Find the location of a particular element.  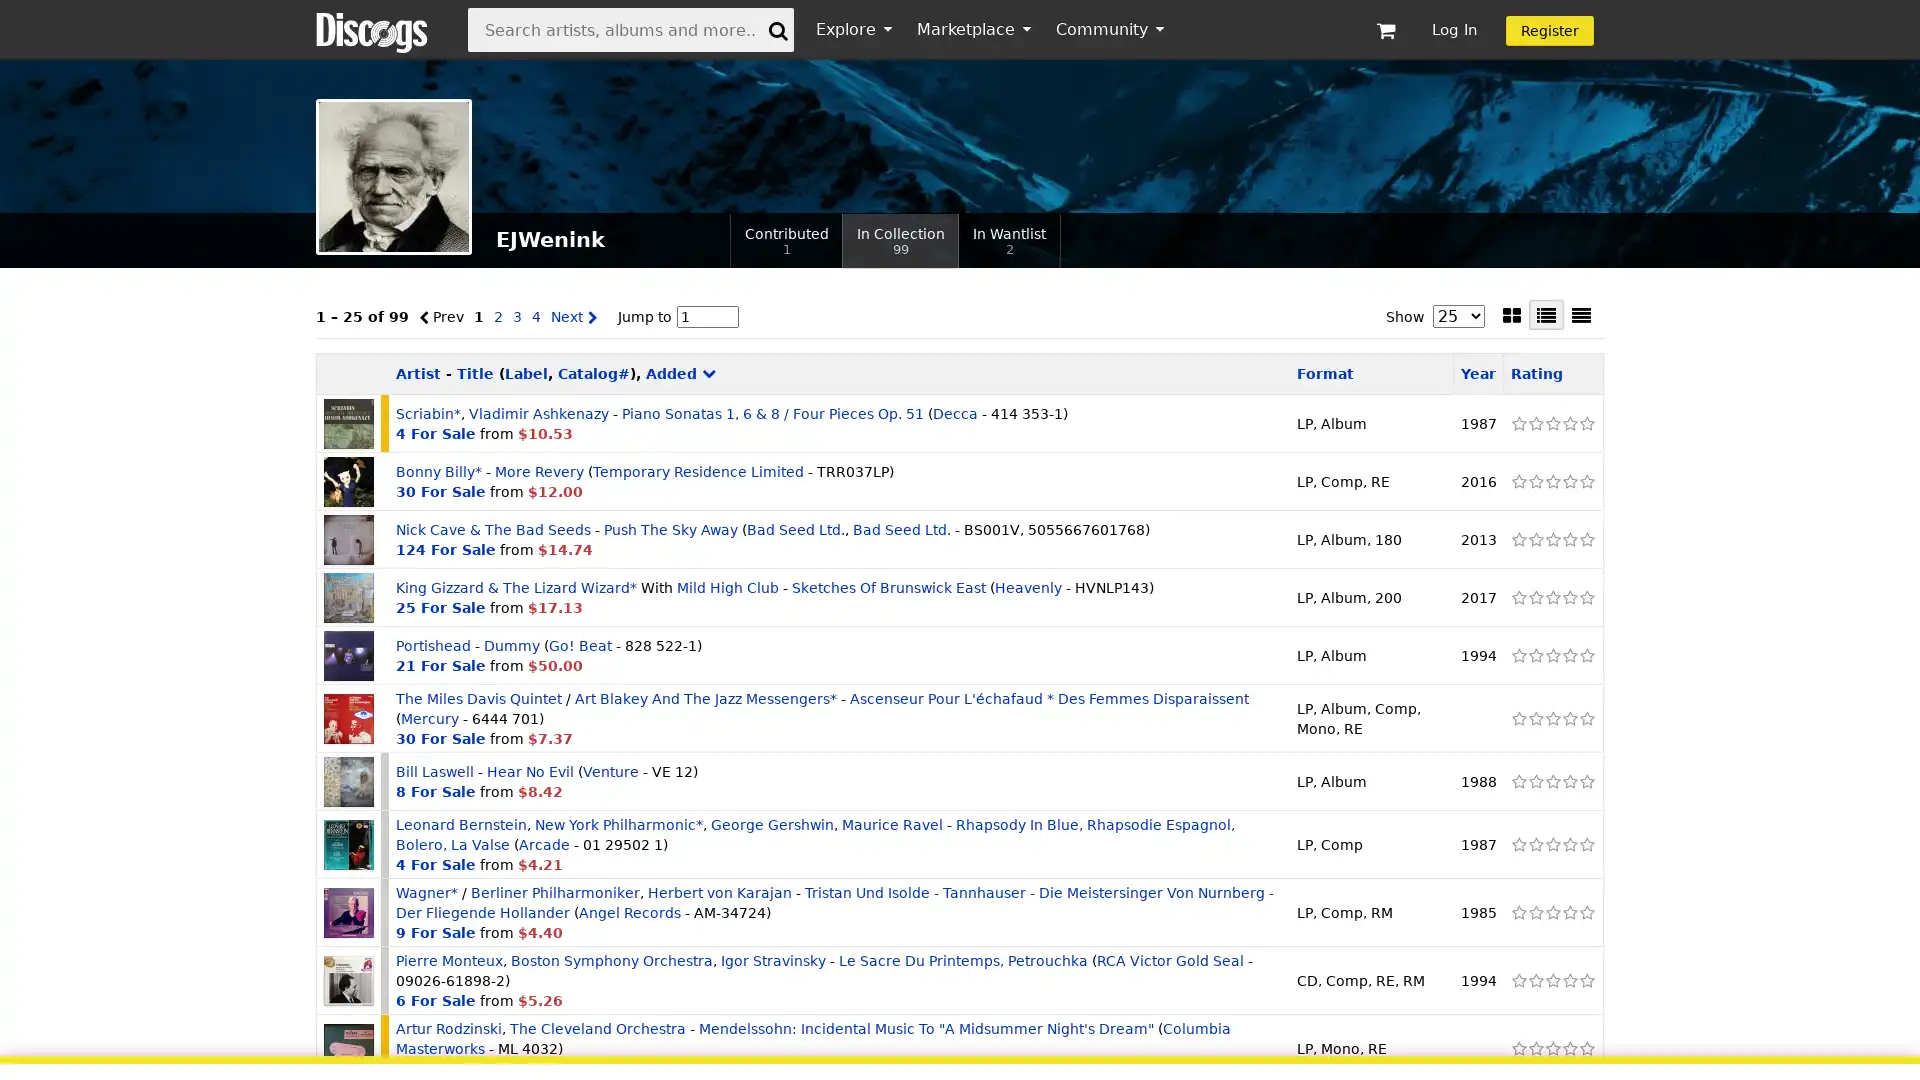

Rate this release 5 stars. is located at coordinates (1585, 781).